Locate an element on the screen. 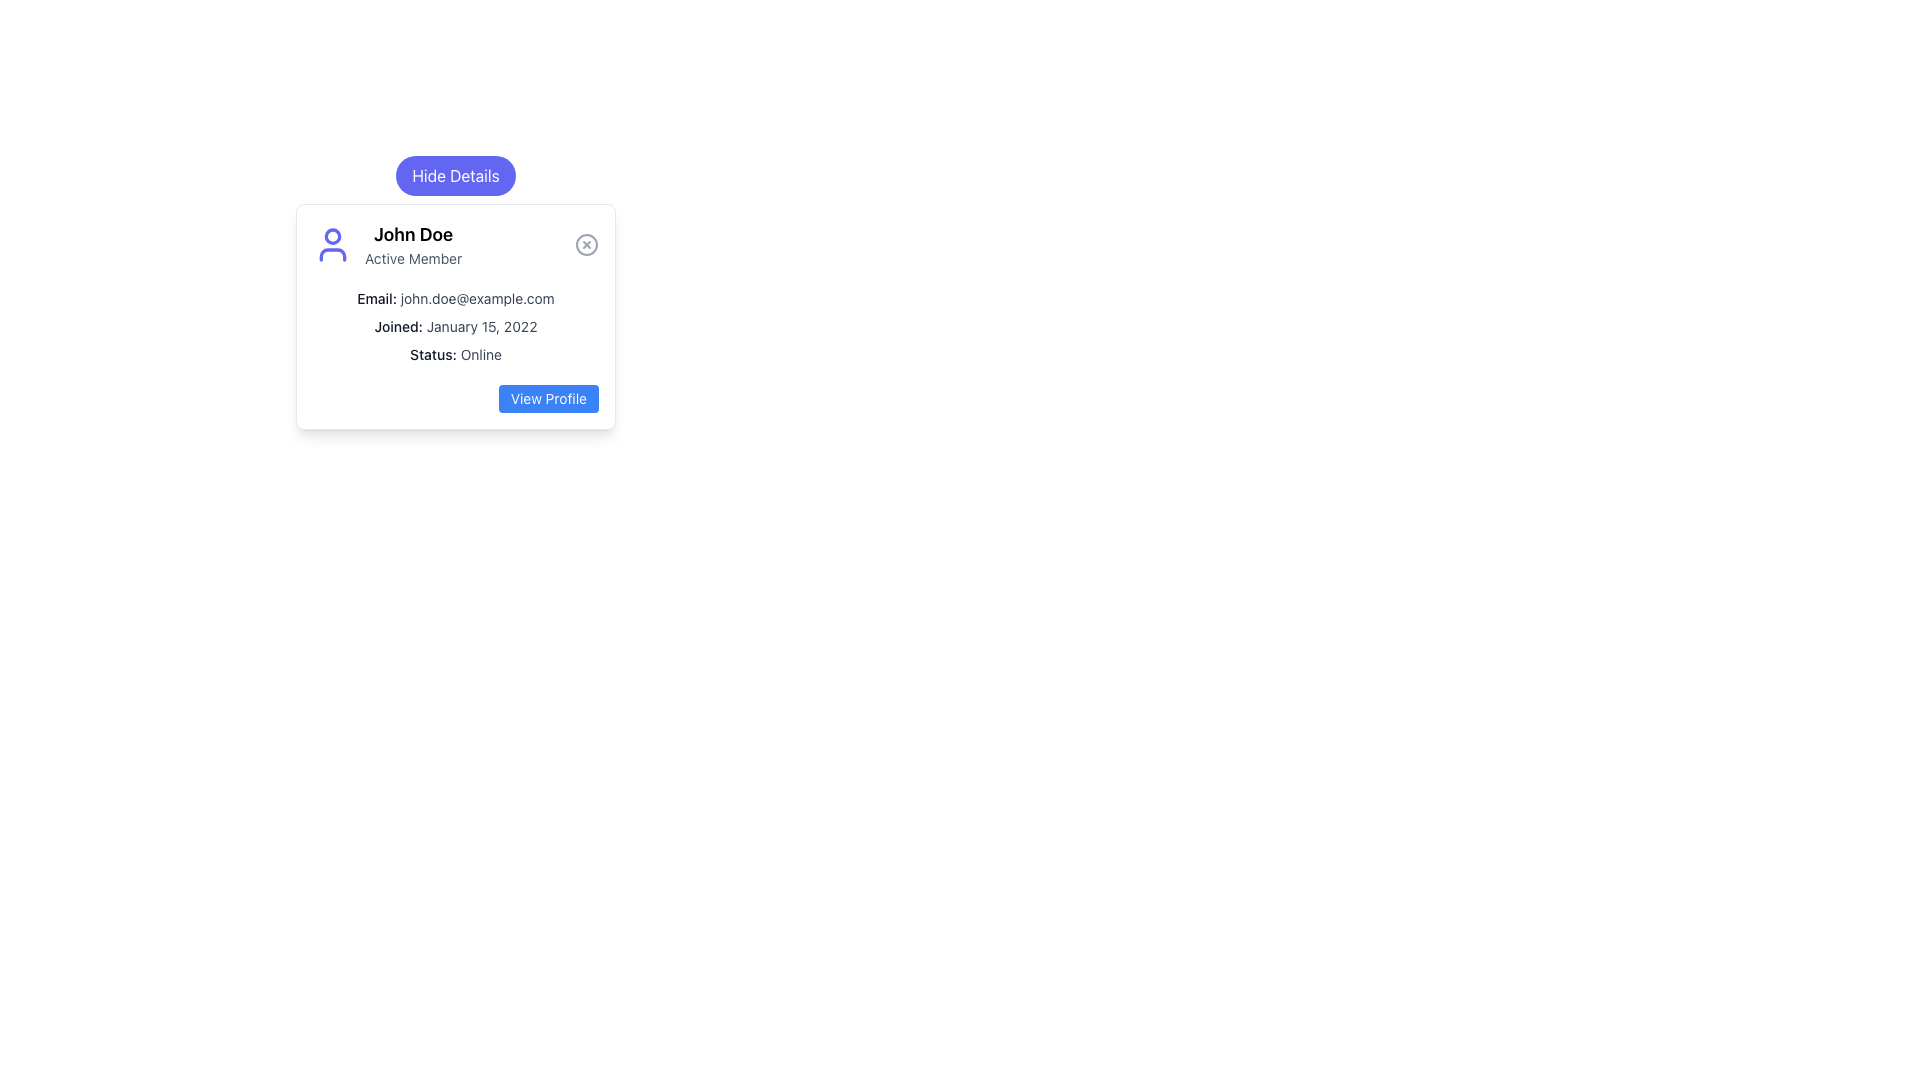  the 'Active Member' text label located below the name 'John Doe' within the profile card is located at coordinates (412, 257).